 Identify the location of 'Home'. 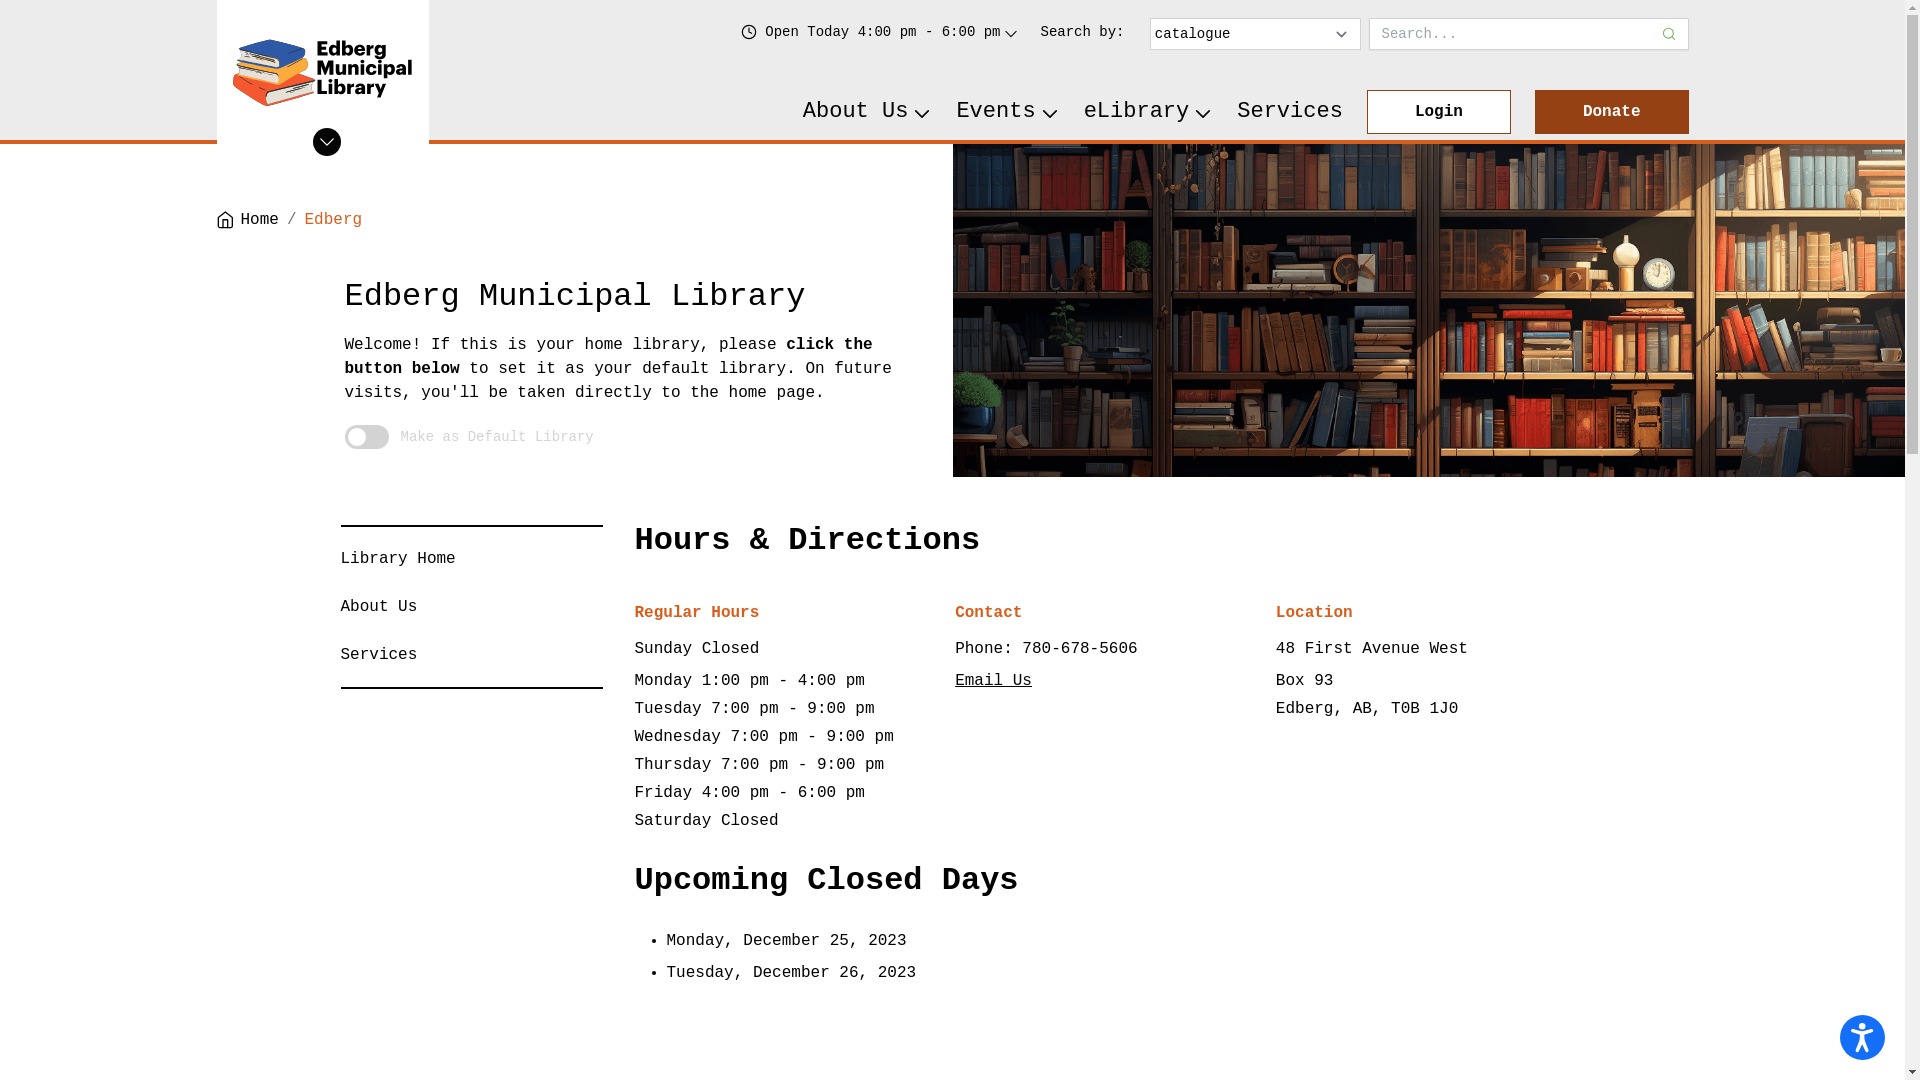
(245, 219).